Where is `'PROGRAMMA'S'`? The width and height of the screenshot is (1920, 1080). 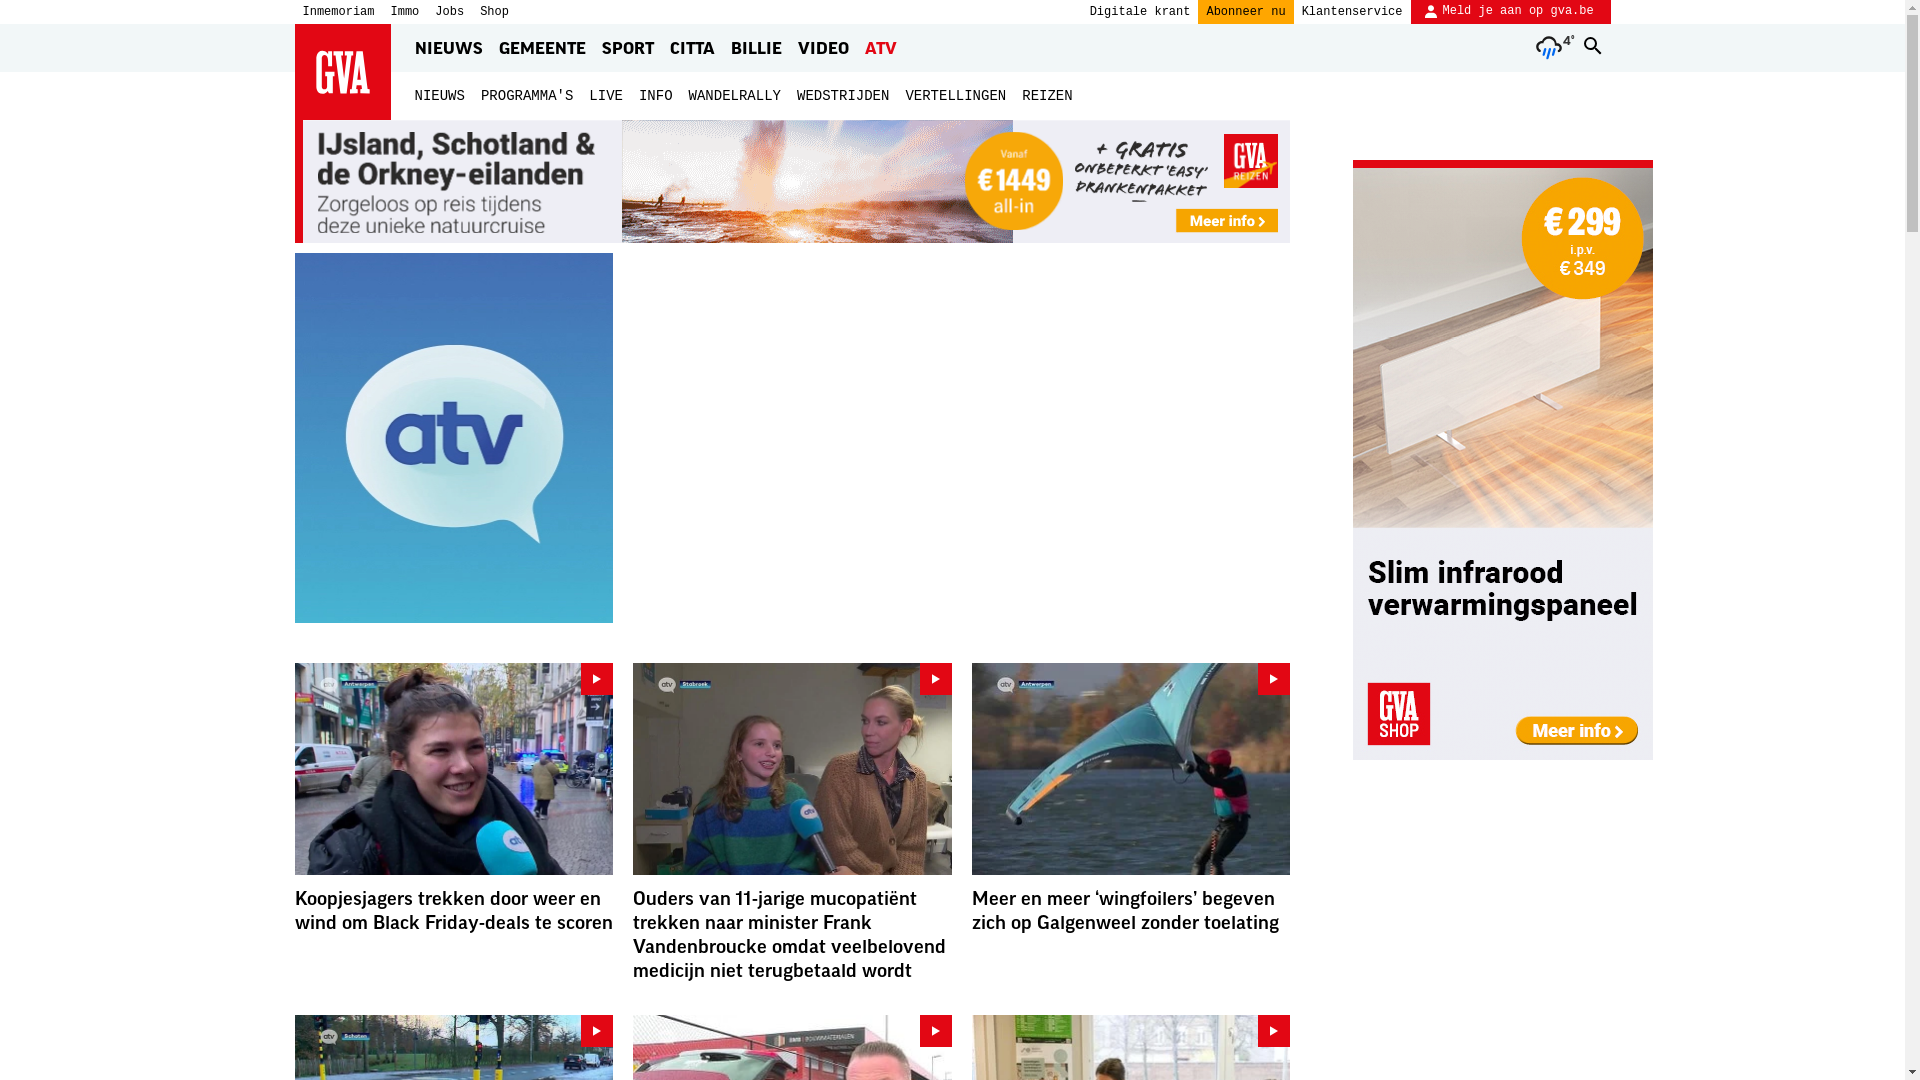
'PROGRAMMA'S' is located at coordinates (527, 96).